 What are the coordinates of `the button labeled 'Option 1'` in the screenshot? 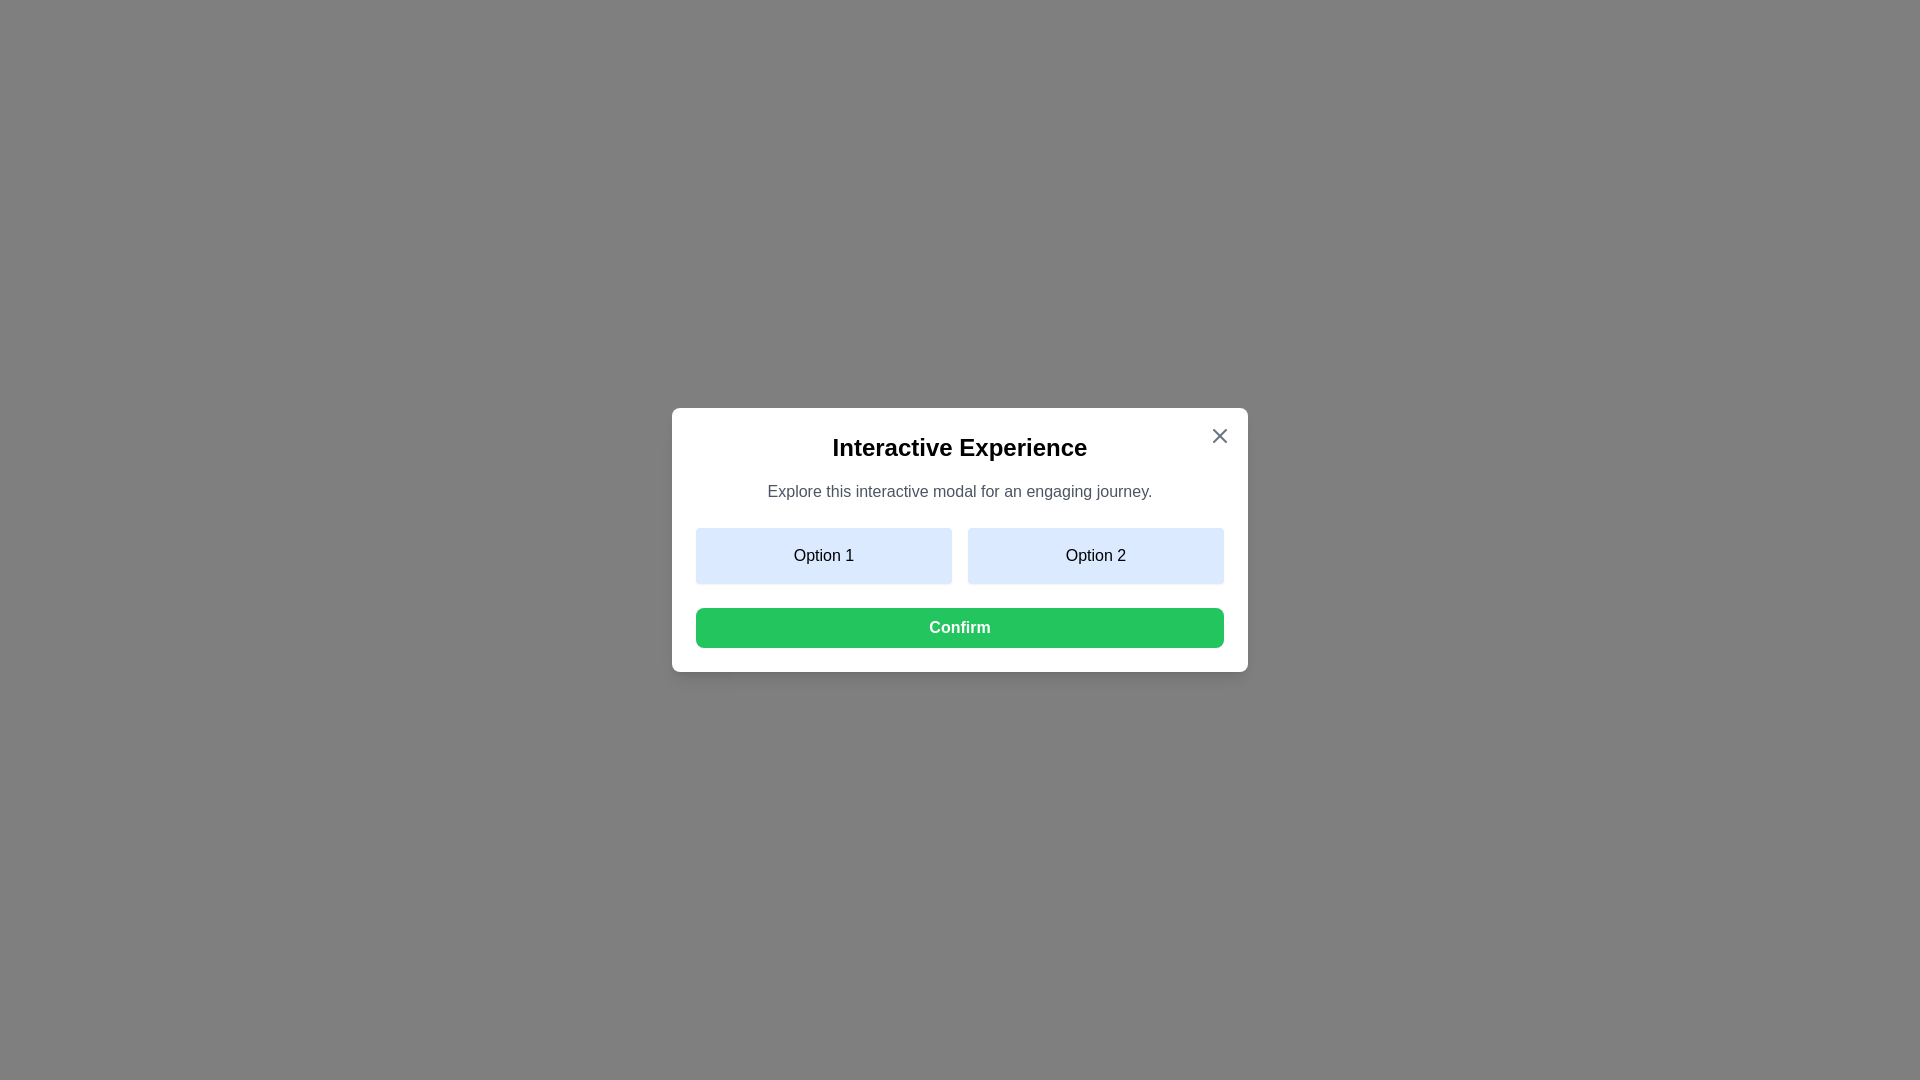 It's located at (824, 555).